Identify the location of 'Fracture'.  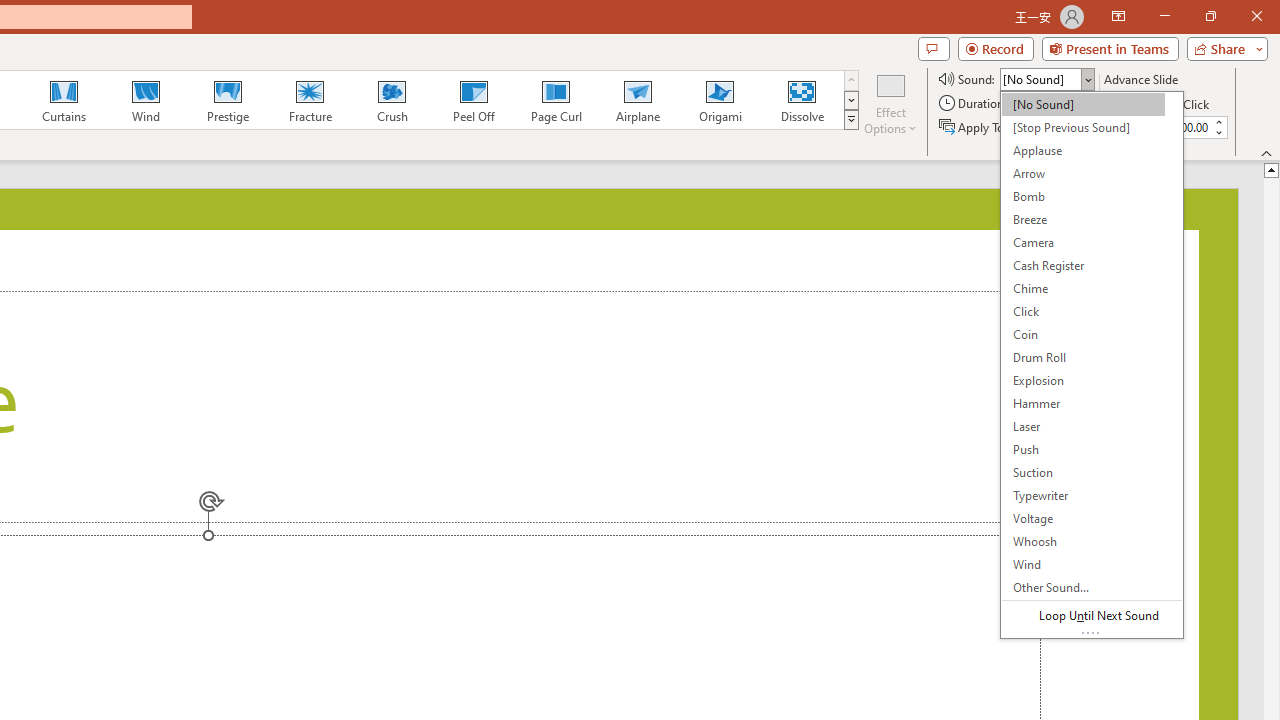
(308, 100).